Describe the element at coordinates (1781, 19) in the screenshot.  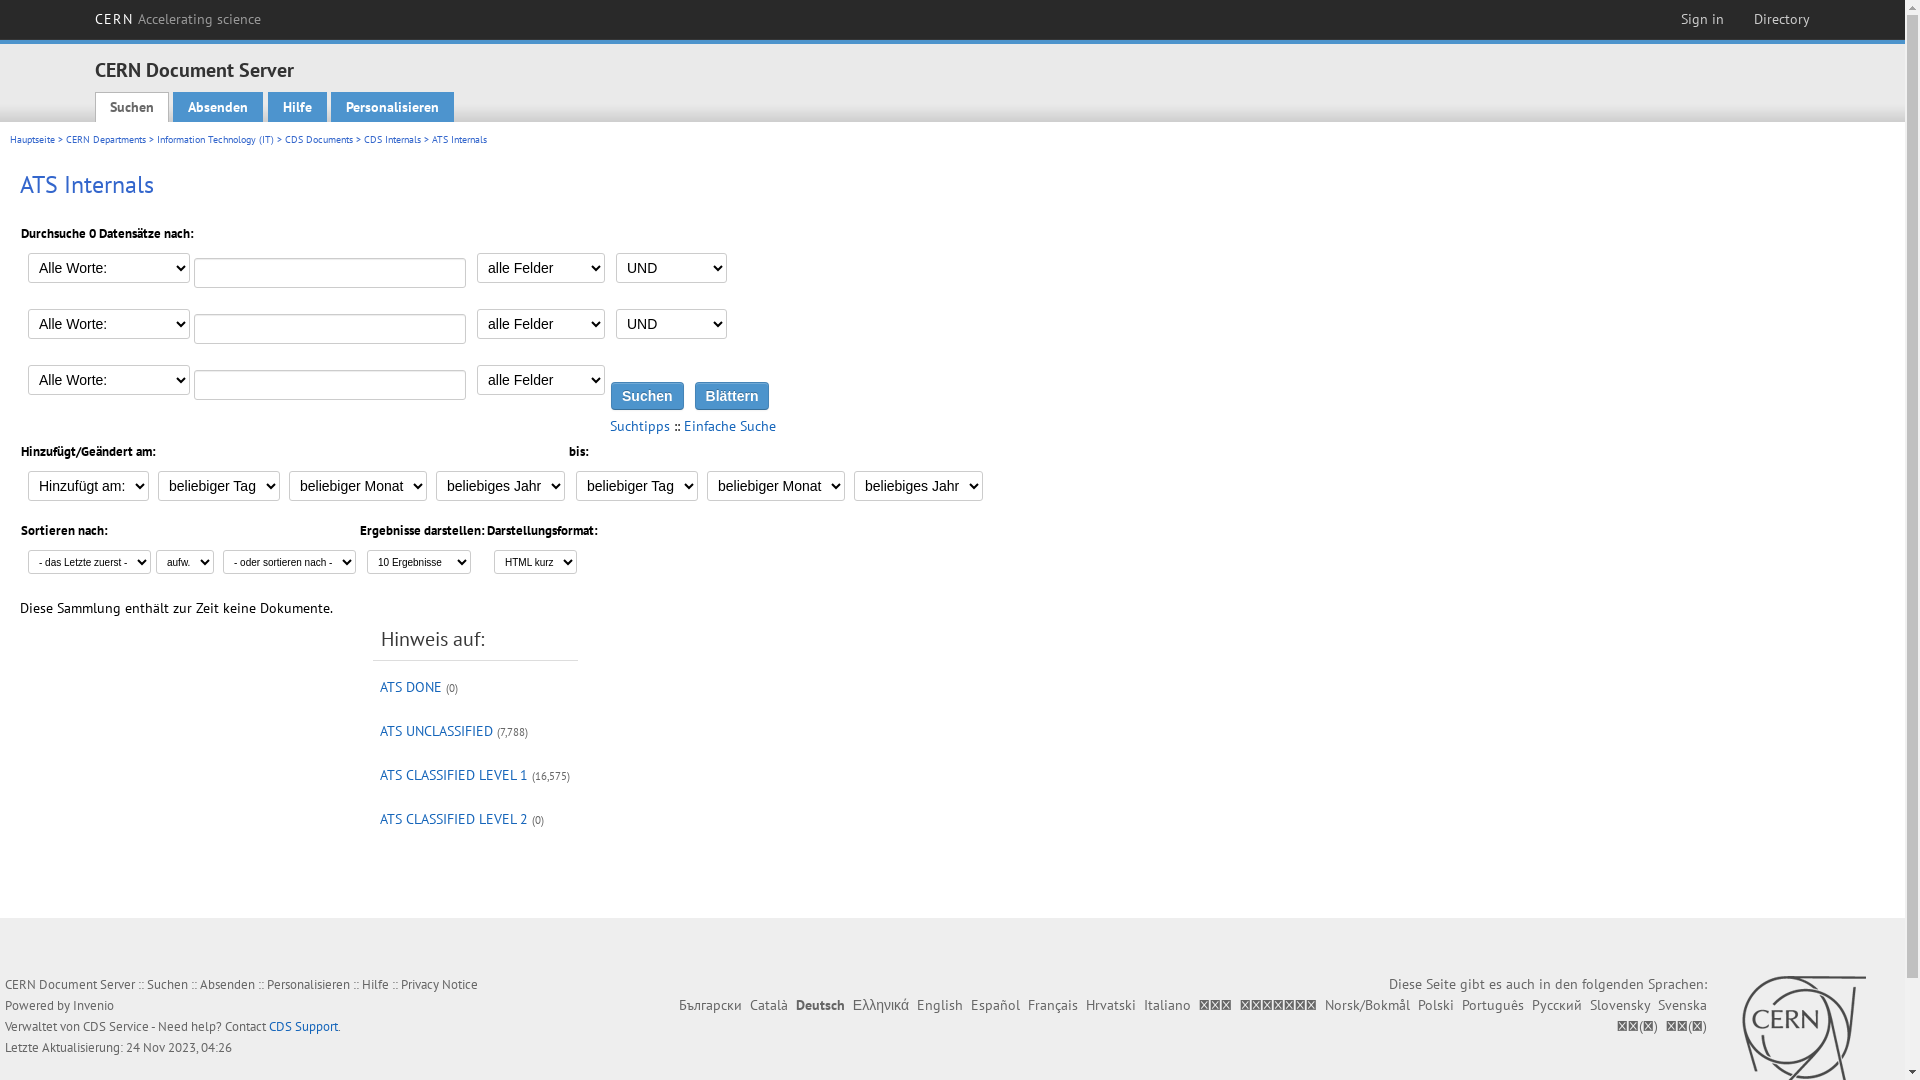
I see `'Directory'` at that location.